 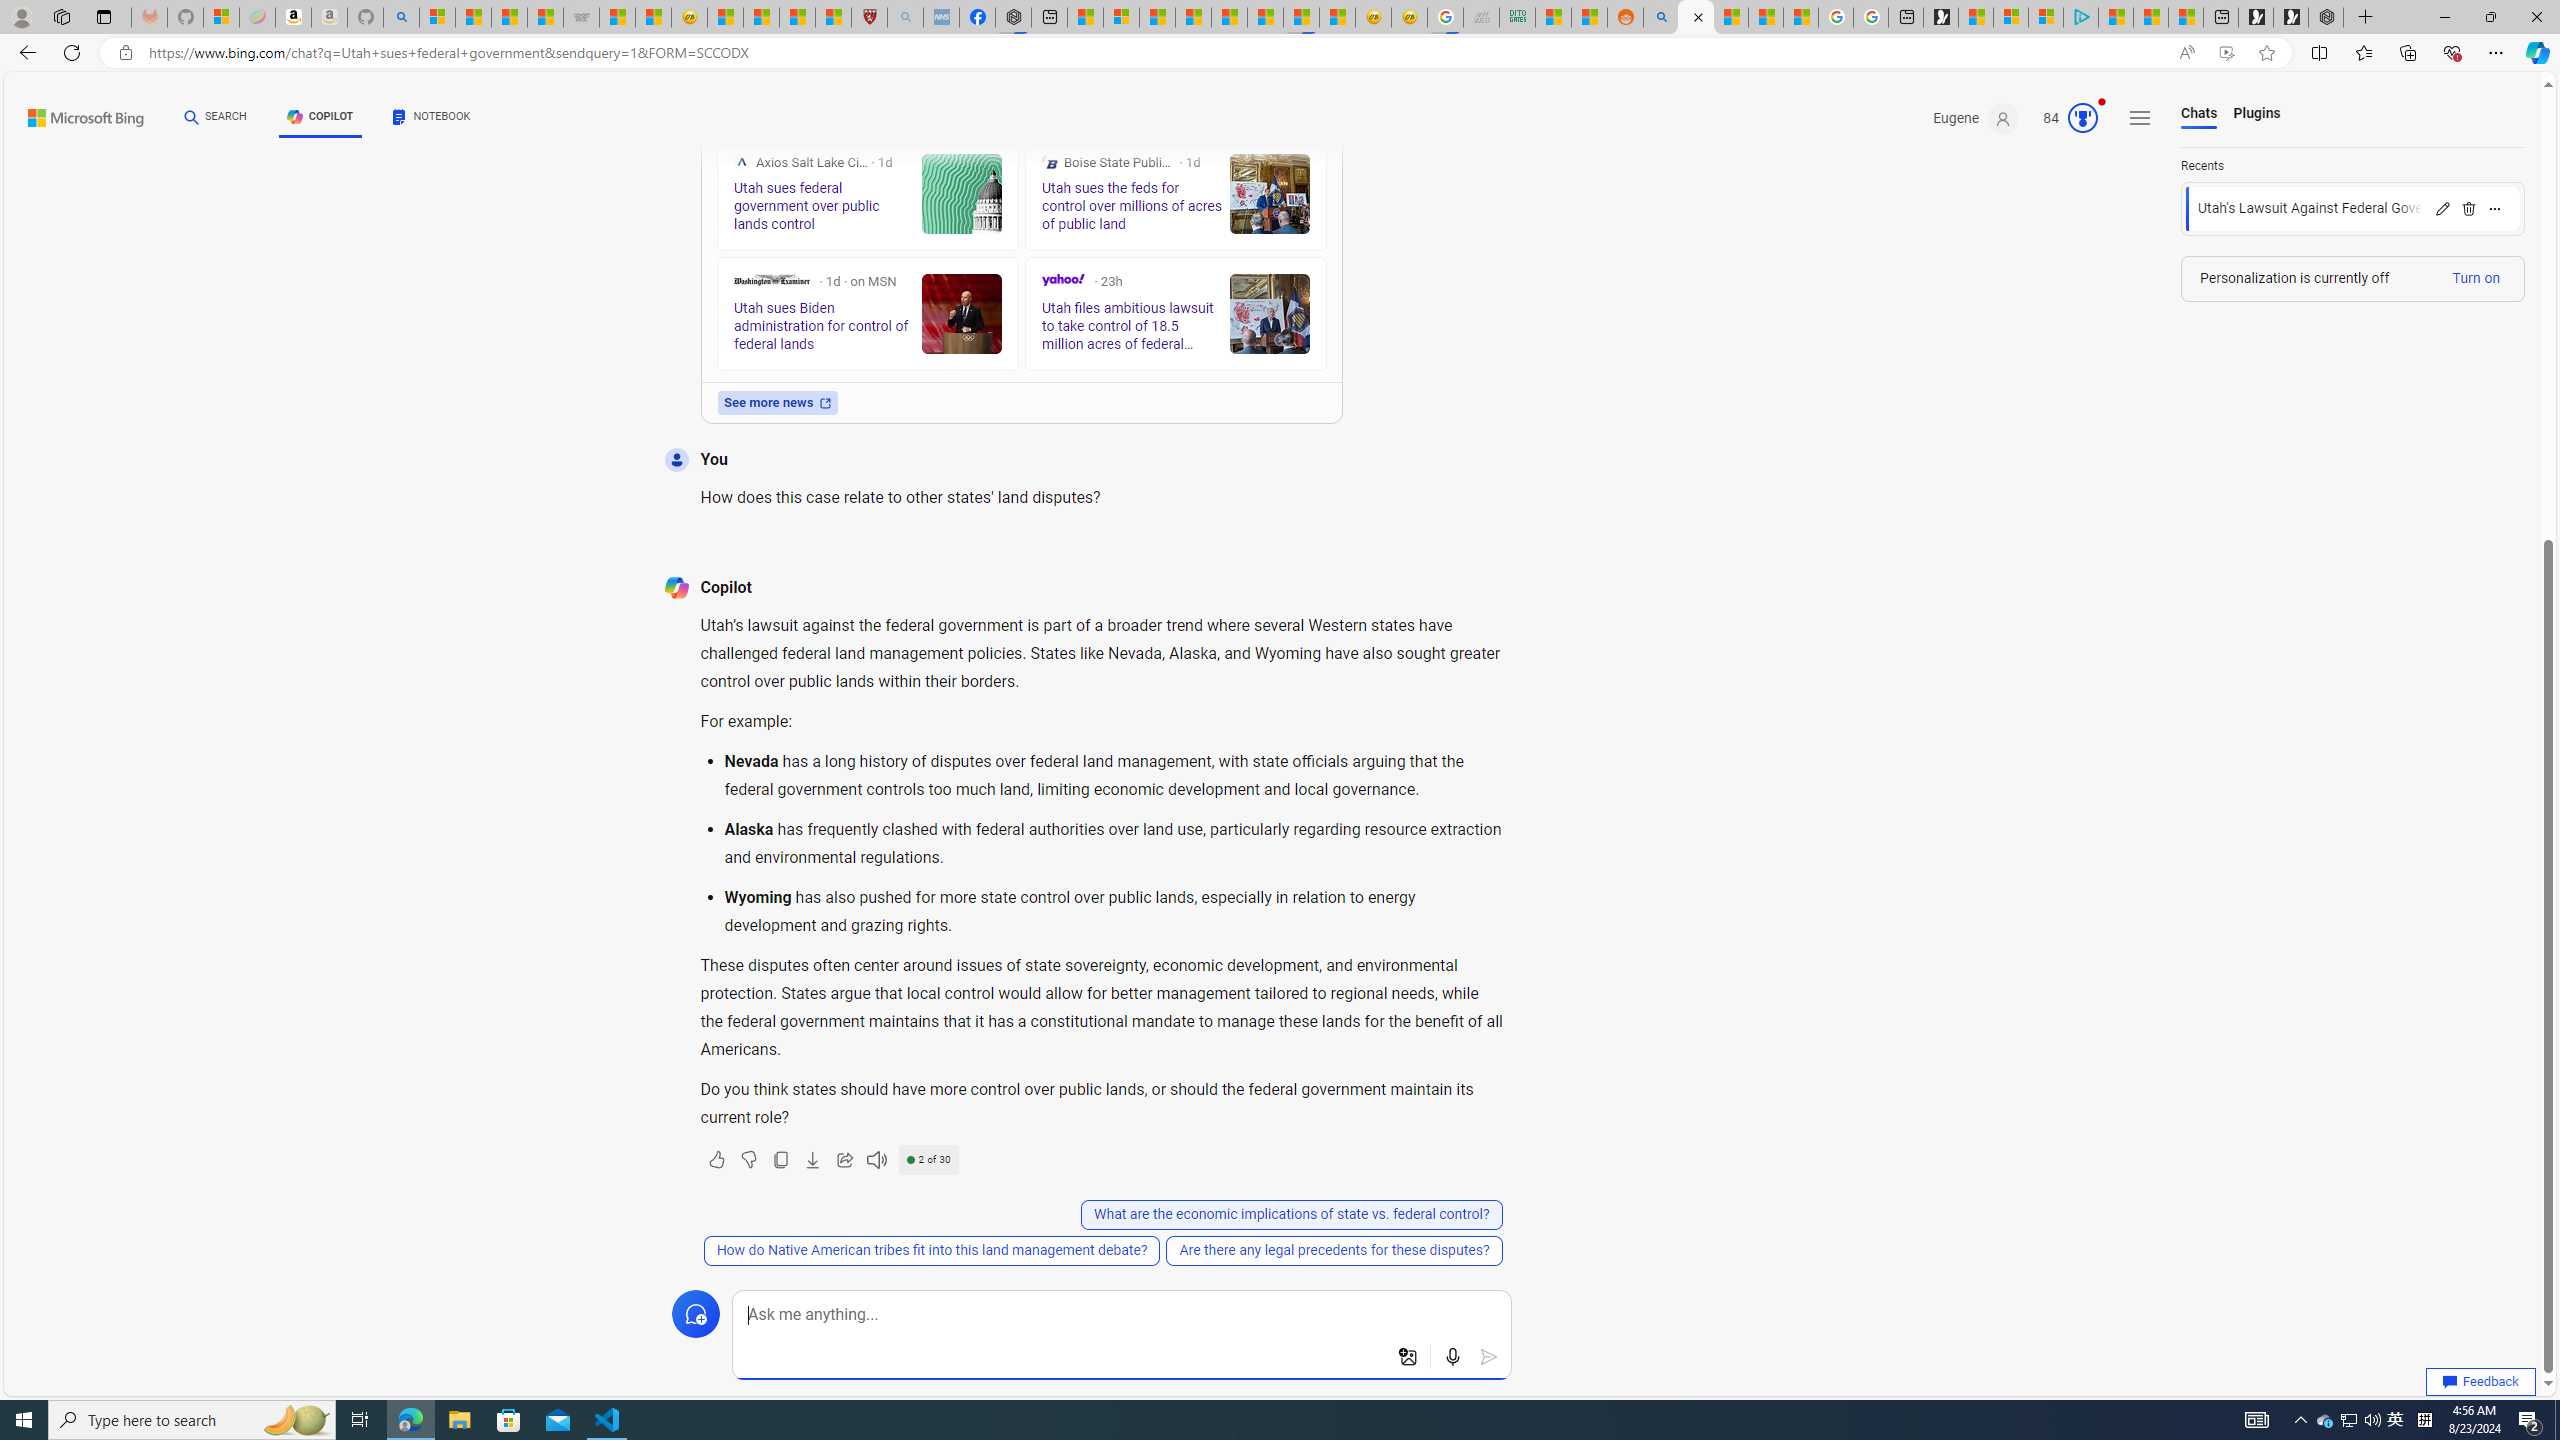 What do you see at coordinates (1407, 1356) in the screenshot?
I see `'Add an image to search'` at bounding box center [1407, 1356].